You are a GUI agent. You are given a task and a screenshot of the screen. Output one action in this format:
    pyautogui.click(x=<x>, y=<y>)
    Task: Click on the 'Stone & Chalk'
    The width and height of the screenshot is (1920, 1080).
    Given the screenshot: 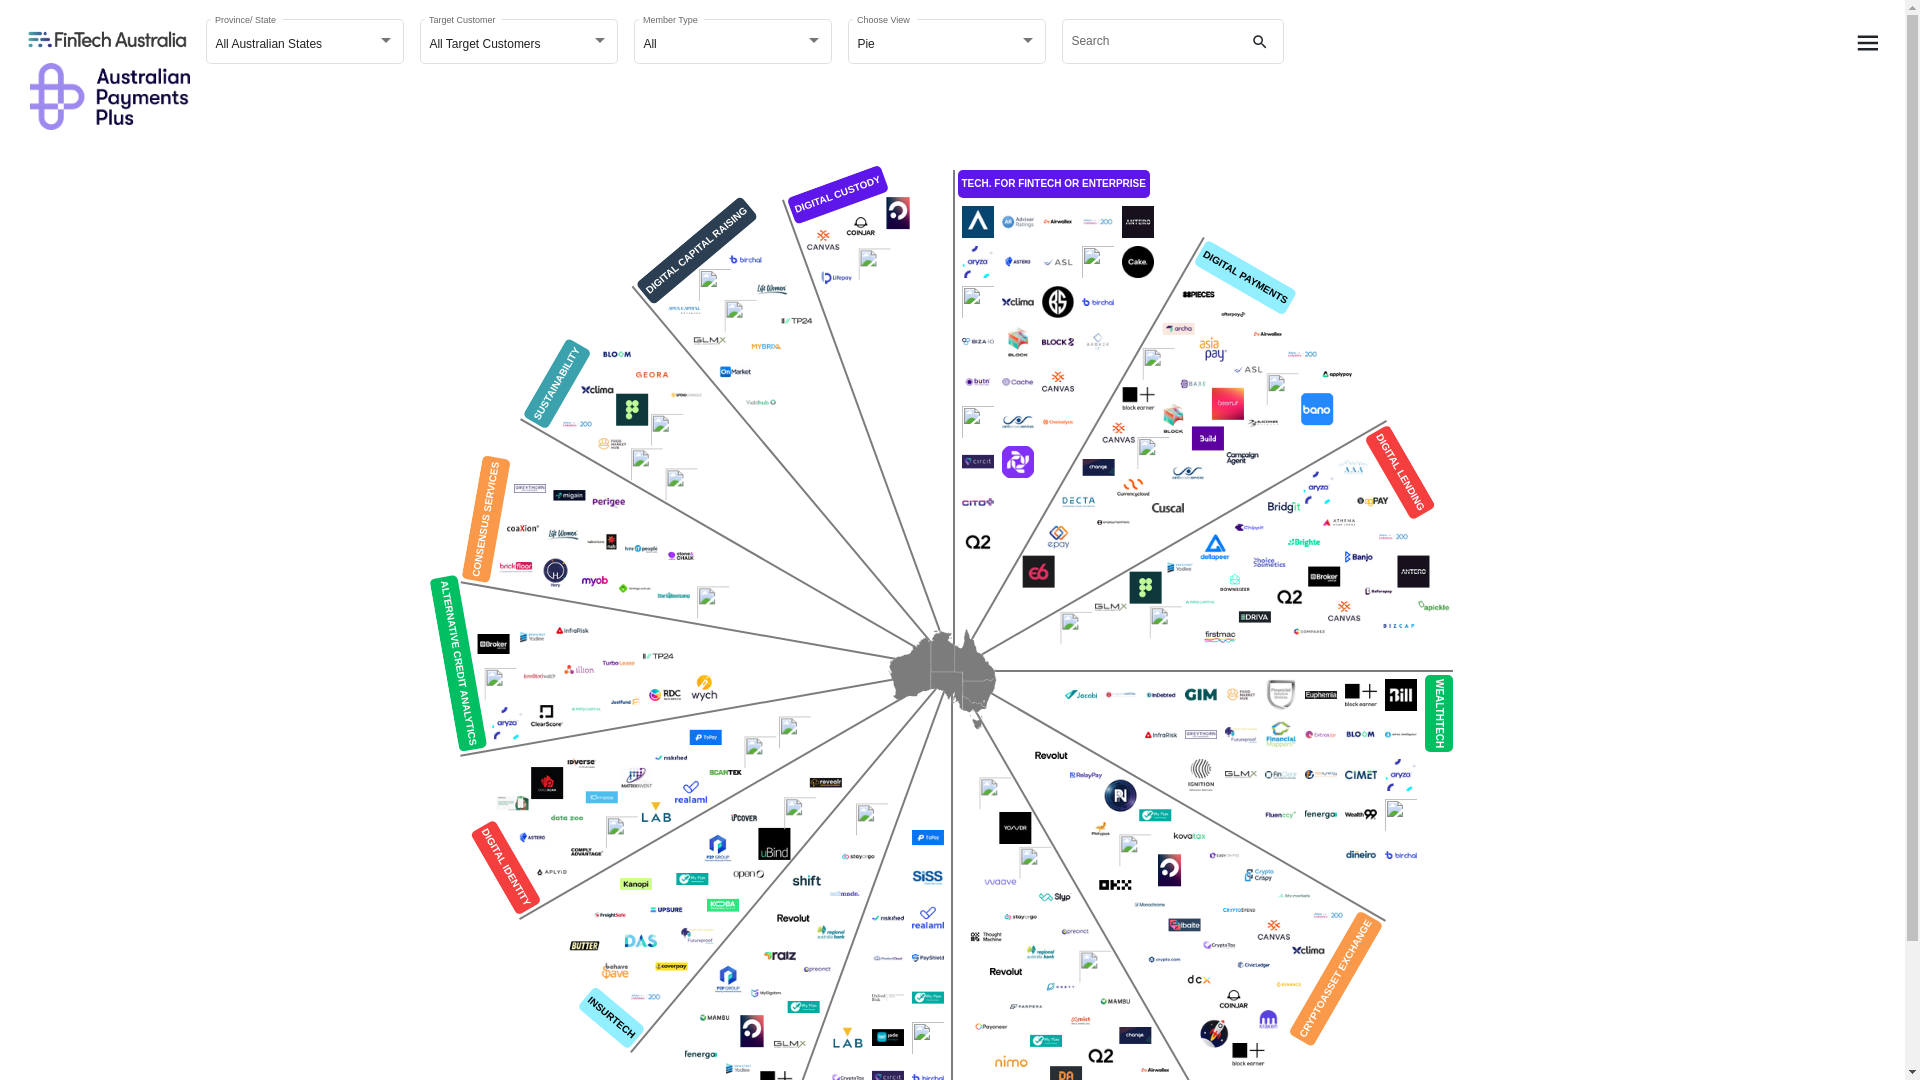 What is the action you would take?
    pyautogui.click(x=660, y=555)
    